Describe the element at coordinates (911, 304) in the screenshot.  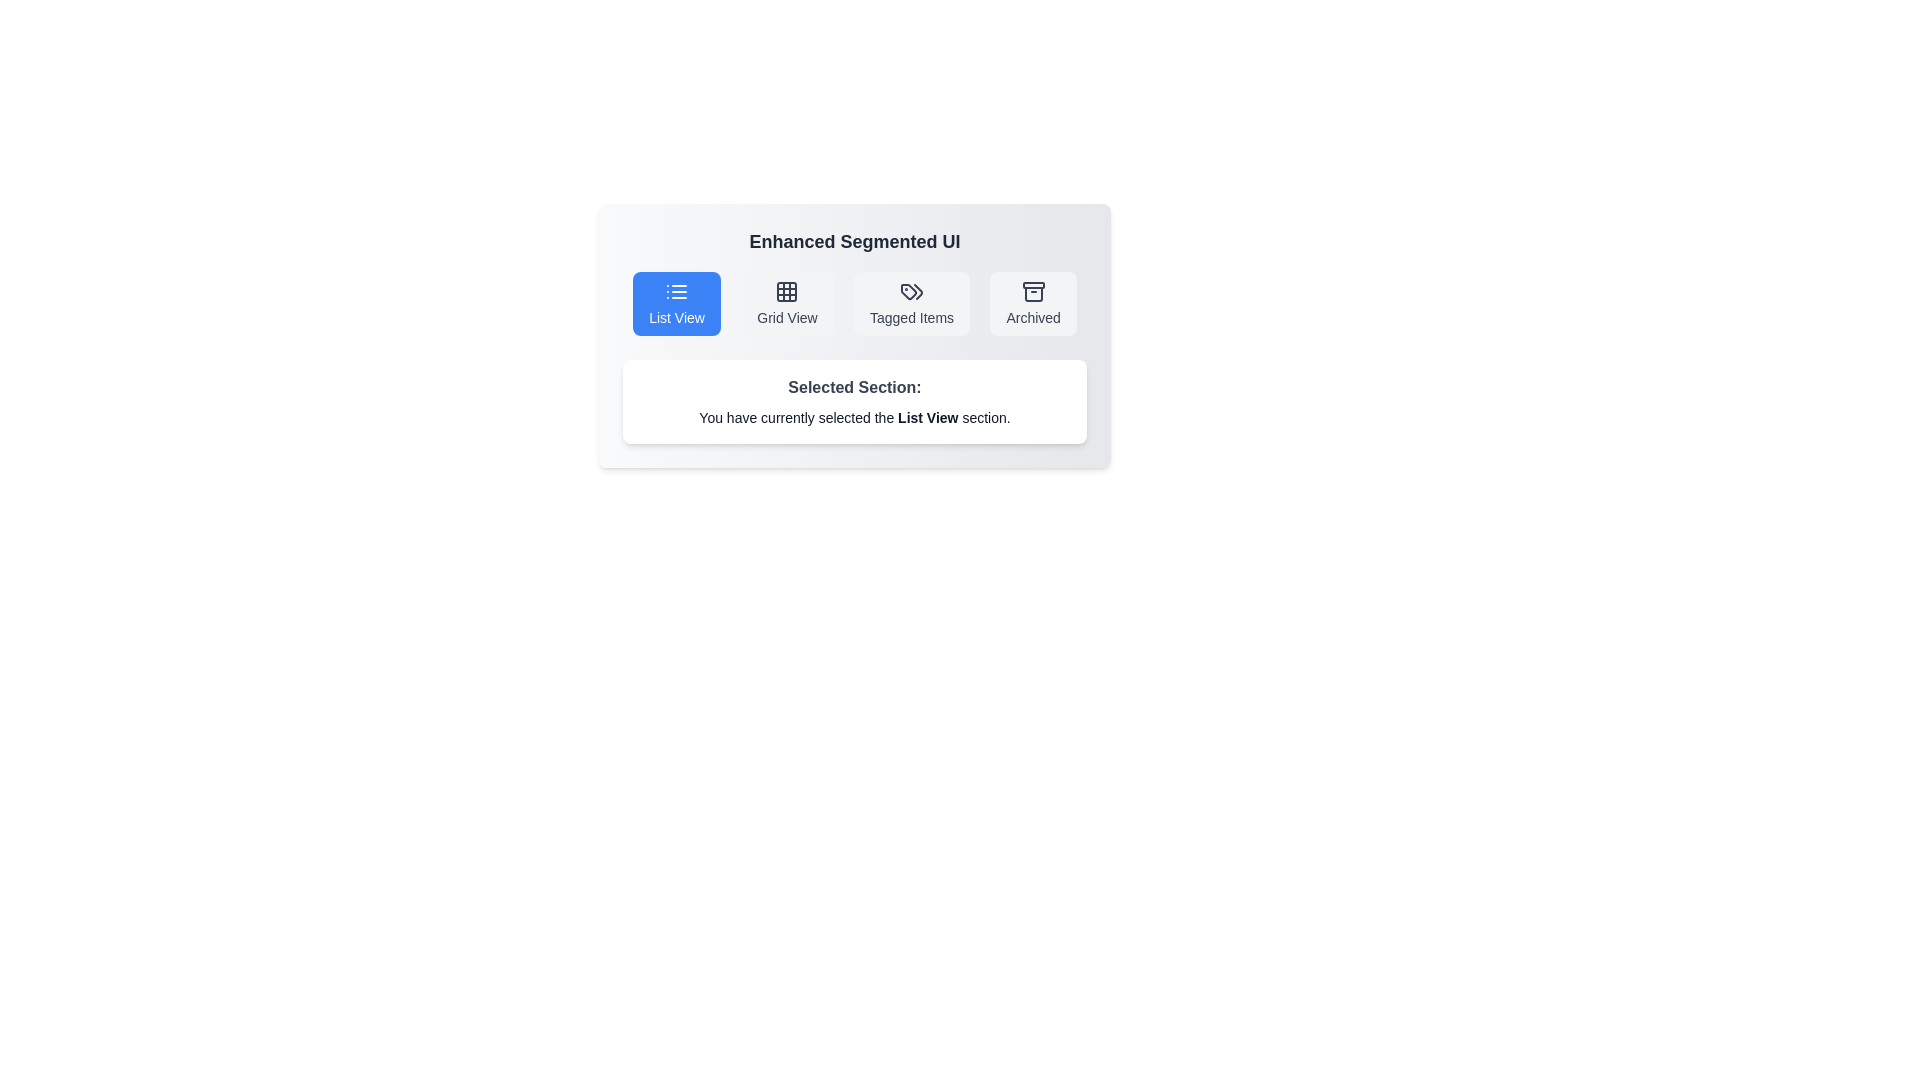
I see `the 'Tagged Items' button, which is a rectangular button with a white background and rounded corners, featuring an icon of two overlapping tags above the label` at that location.